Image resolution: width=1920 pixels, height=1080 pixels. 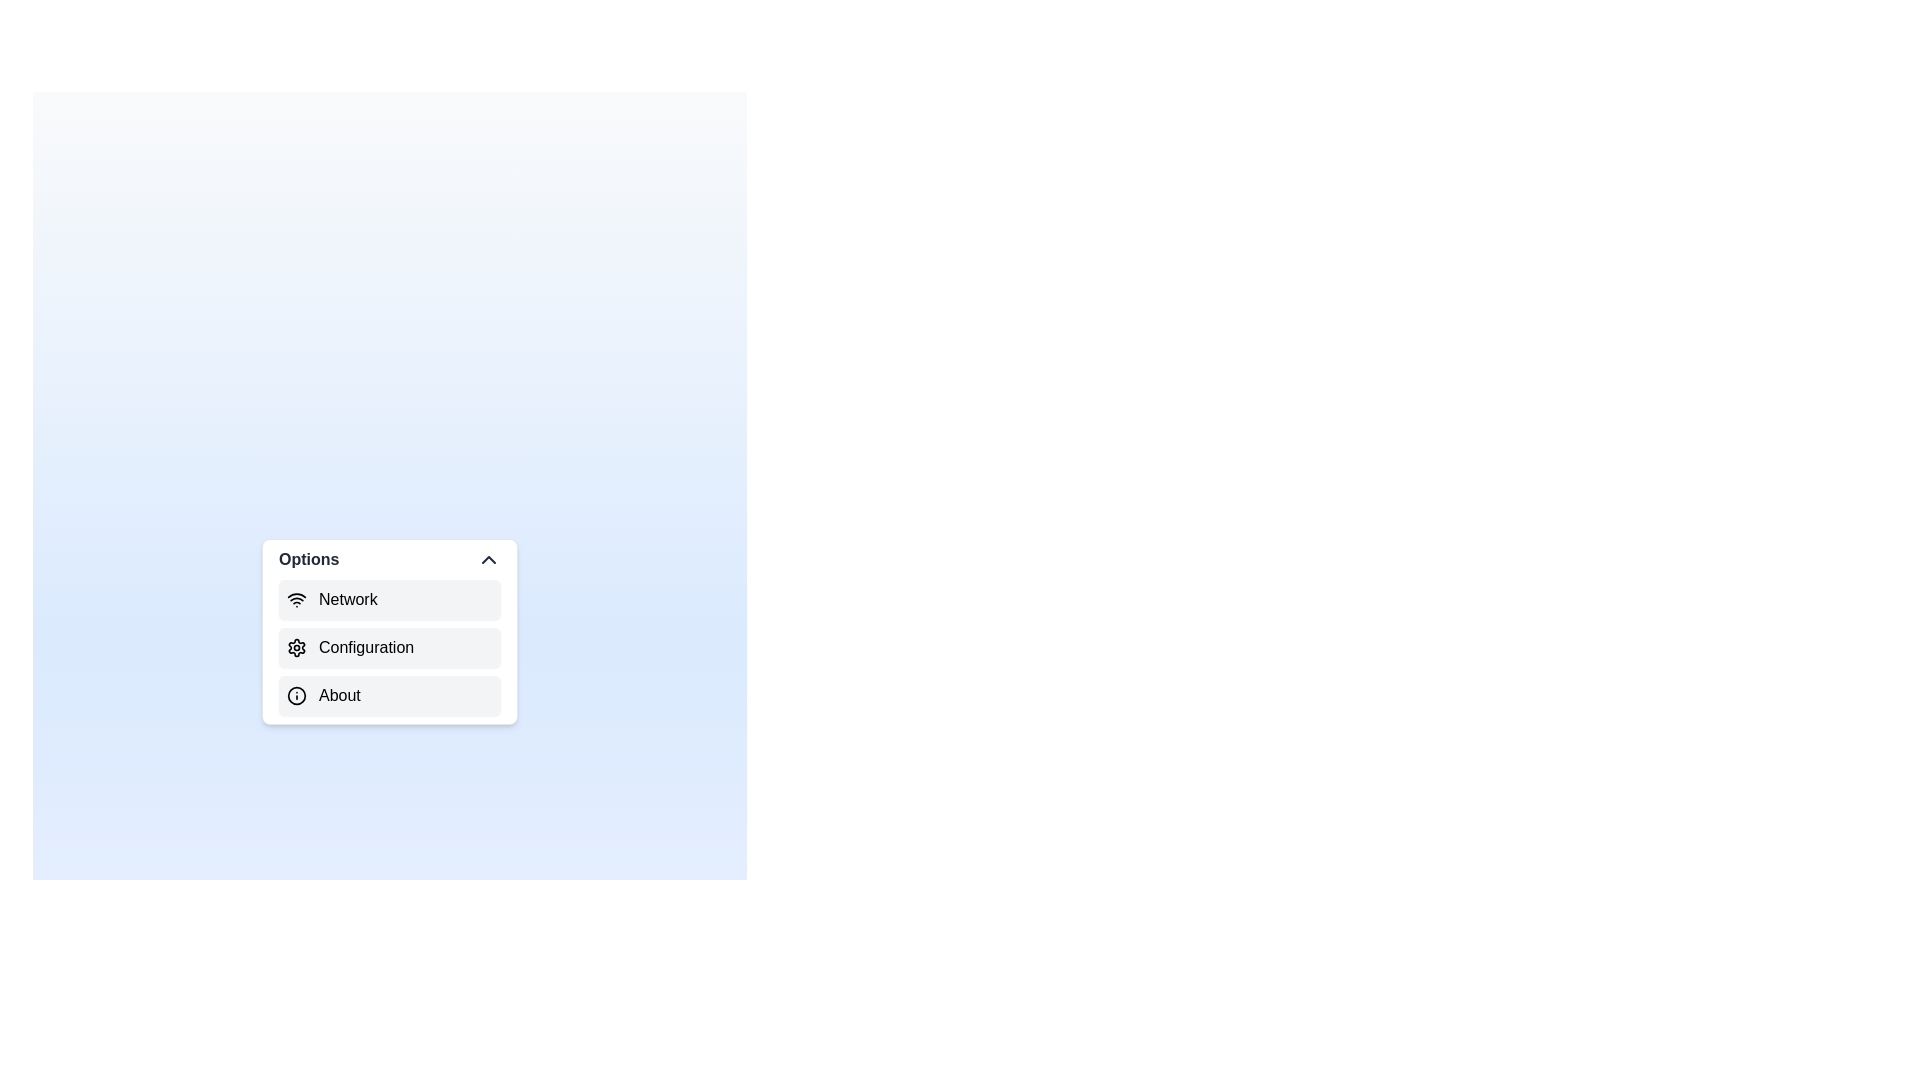 What do you see at coordinates (389, 599) in the screenshot?
I see `the menu item Network from the visible options` at bounding box center [389, 599].